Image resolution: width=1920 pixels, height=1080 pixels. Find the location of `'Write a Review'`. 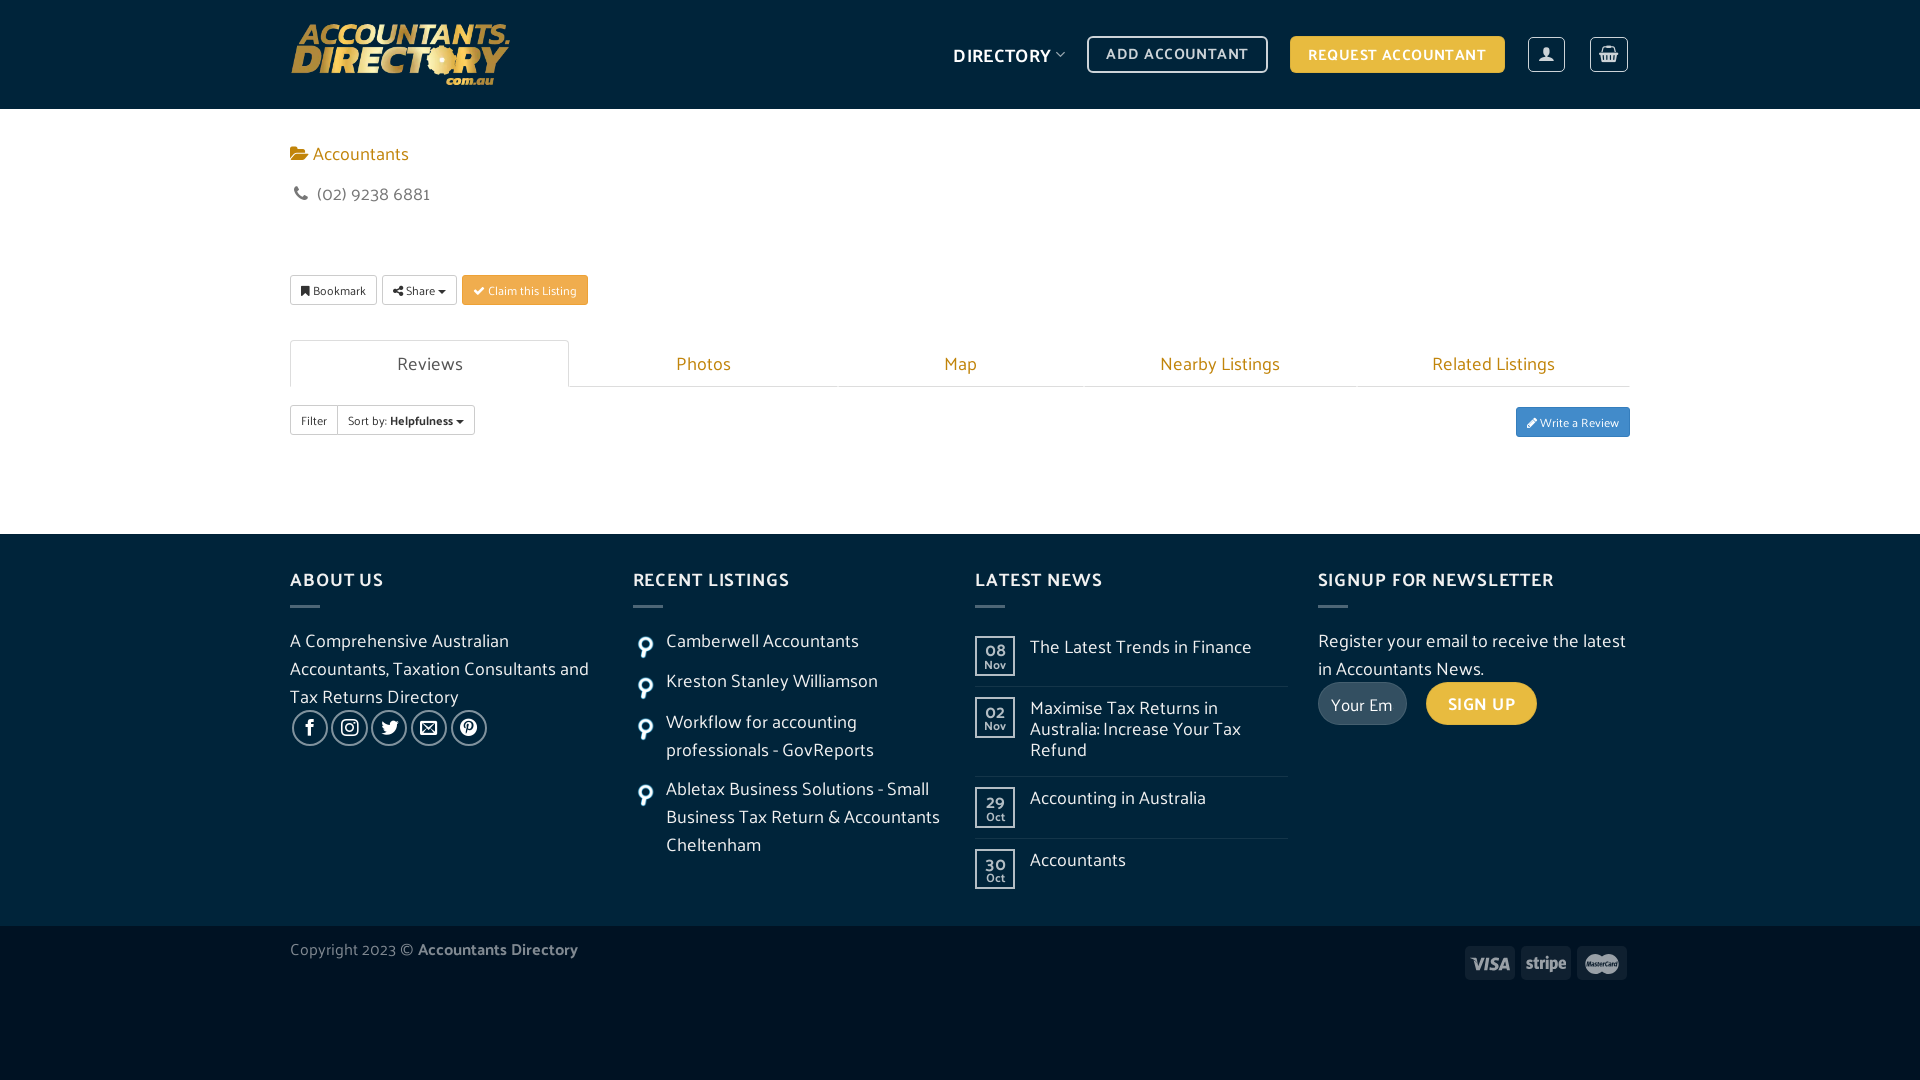

'Write a Review' is located at coordinates (1572, 420).